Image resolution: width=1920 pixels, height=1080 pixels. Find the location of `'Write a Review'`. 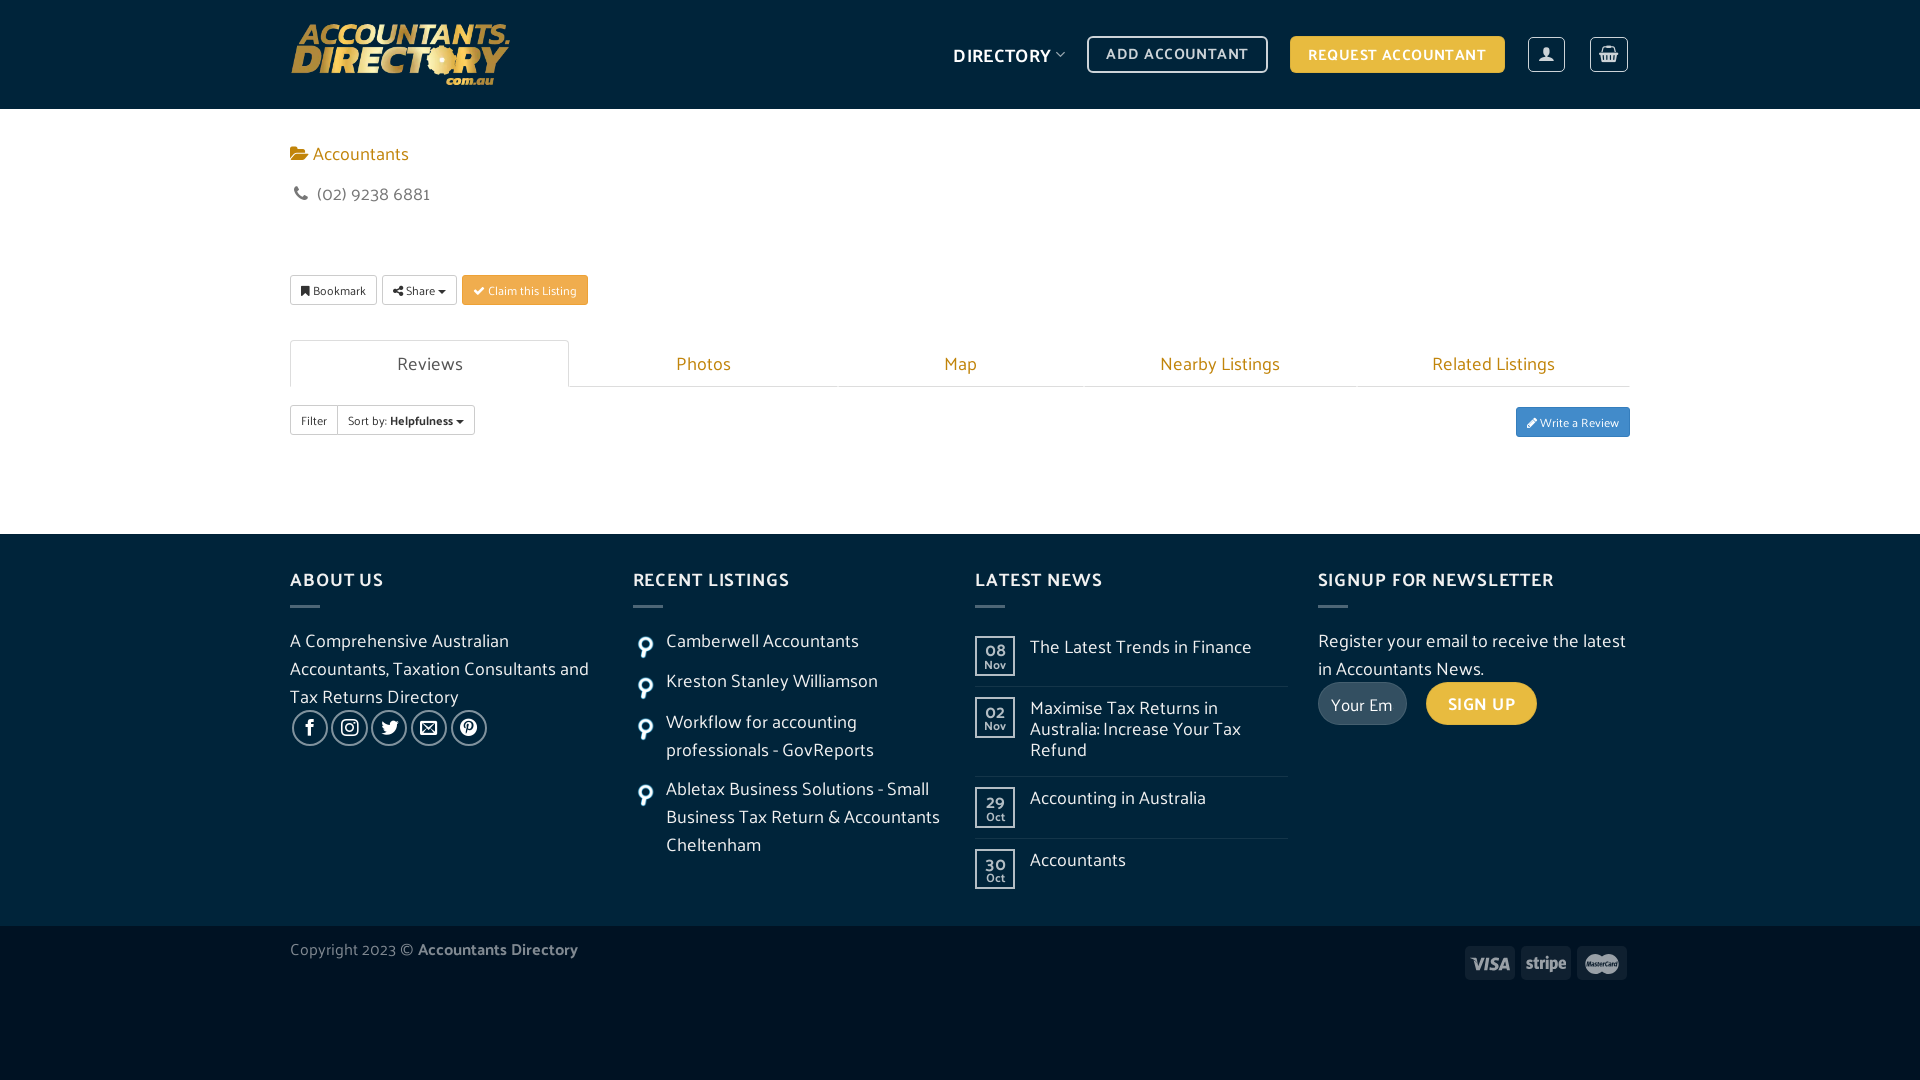

'Write a Review' is located at coordinates (1572, 420).